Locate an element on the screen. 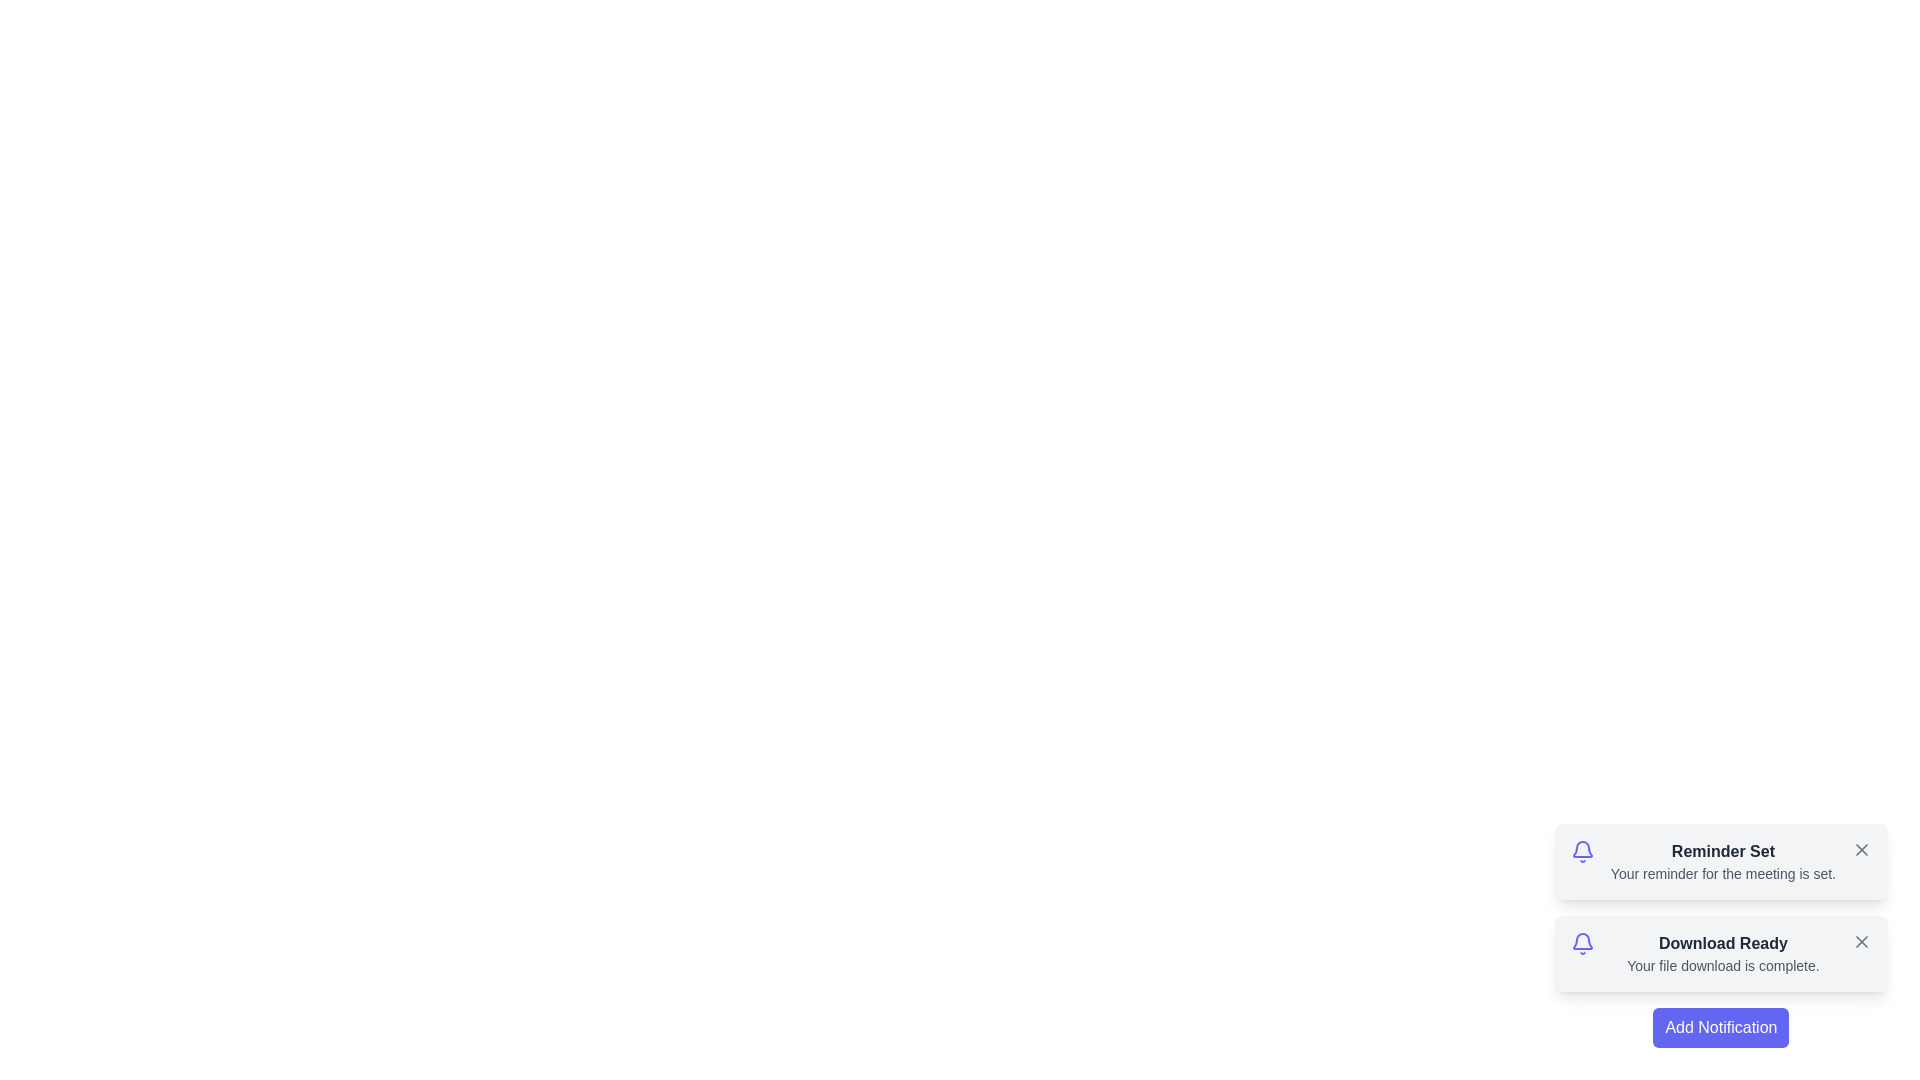  the dismiss button located at the far right of the 'Reminder Set' notification card to change its color is located at coordinates (1861, 849).